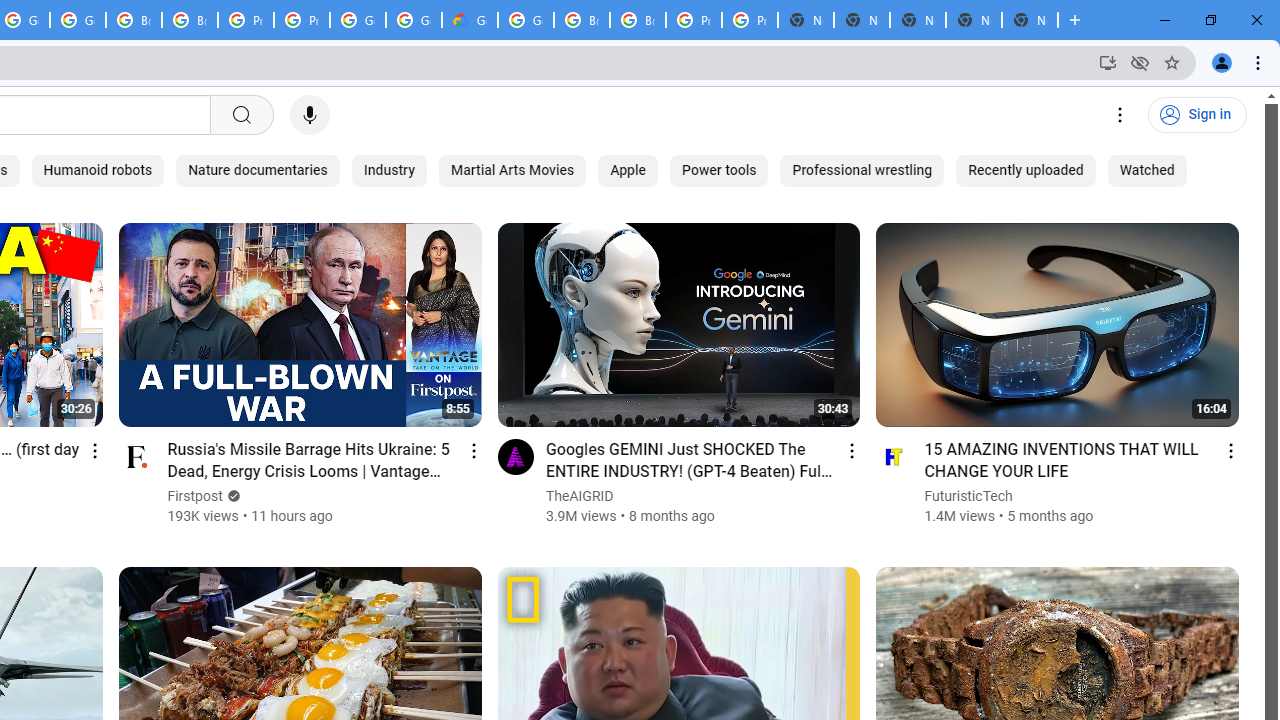 The width and height of the screenshot is (1280, 720). What do you see at coordinates (969, 495) in the screenshot?
I see `'FuturisticTech'` at bounding box center [969, 495].